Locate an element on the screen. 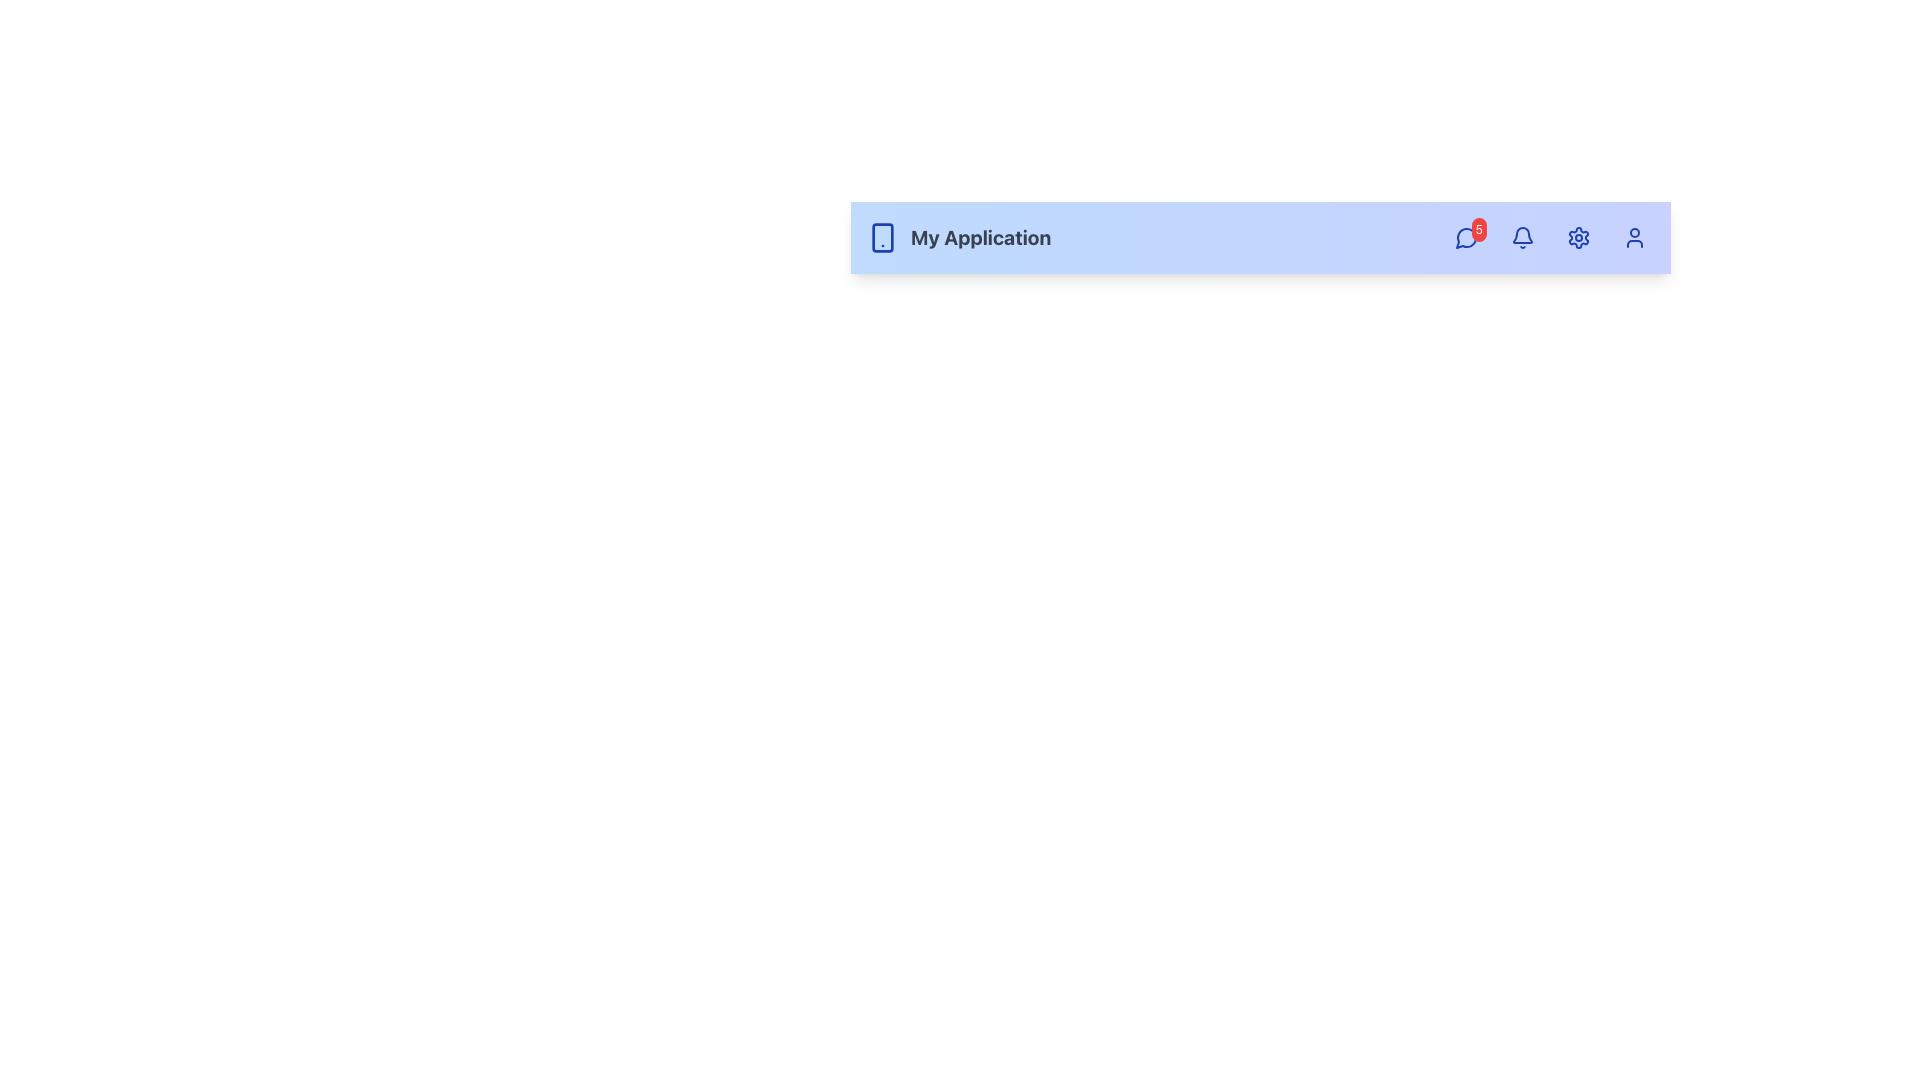  the gear-shaped icon with a blue outline in the navigation bar is located at coordinates (1578, 237).